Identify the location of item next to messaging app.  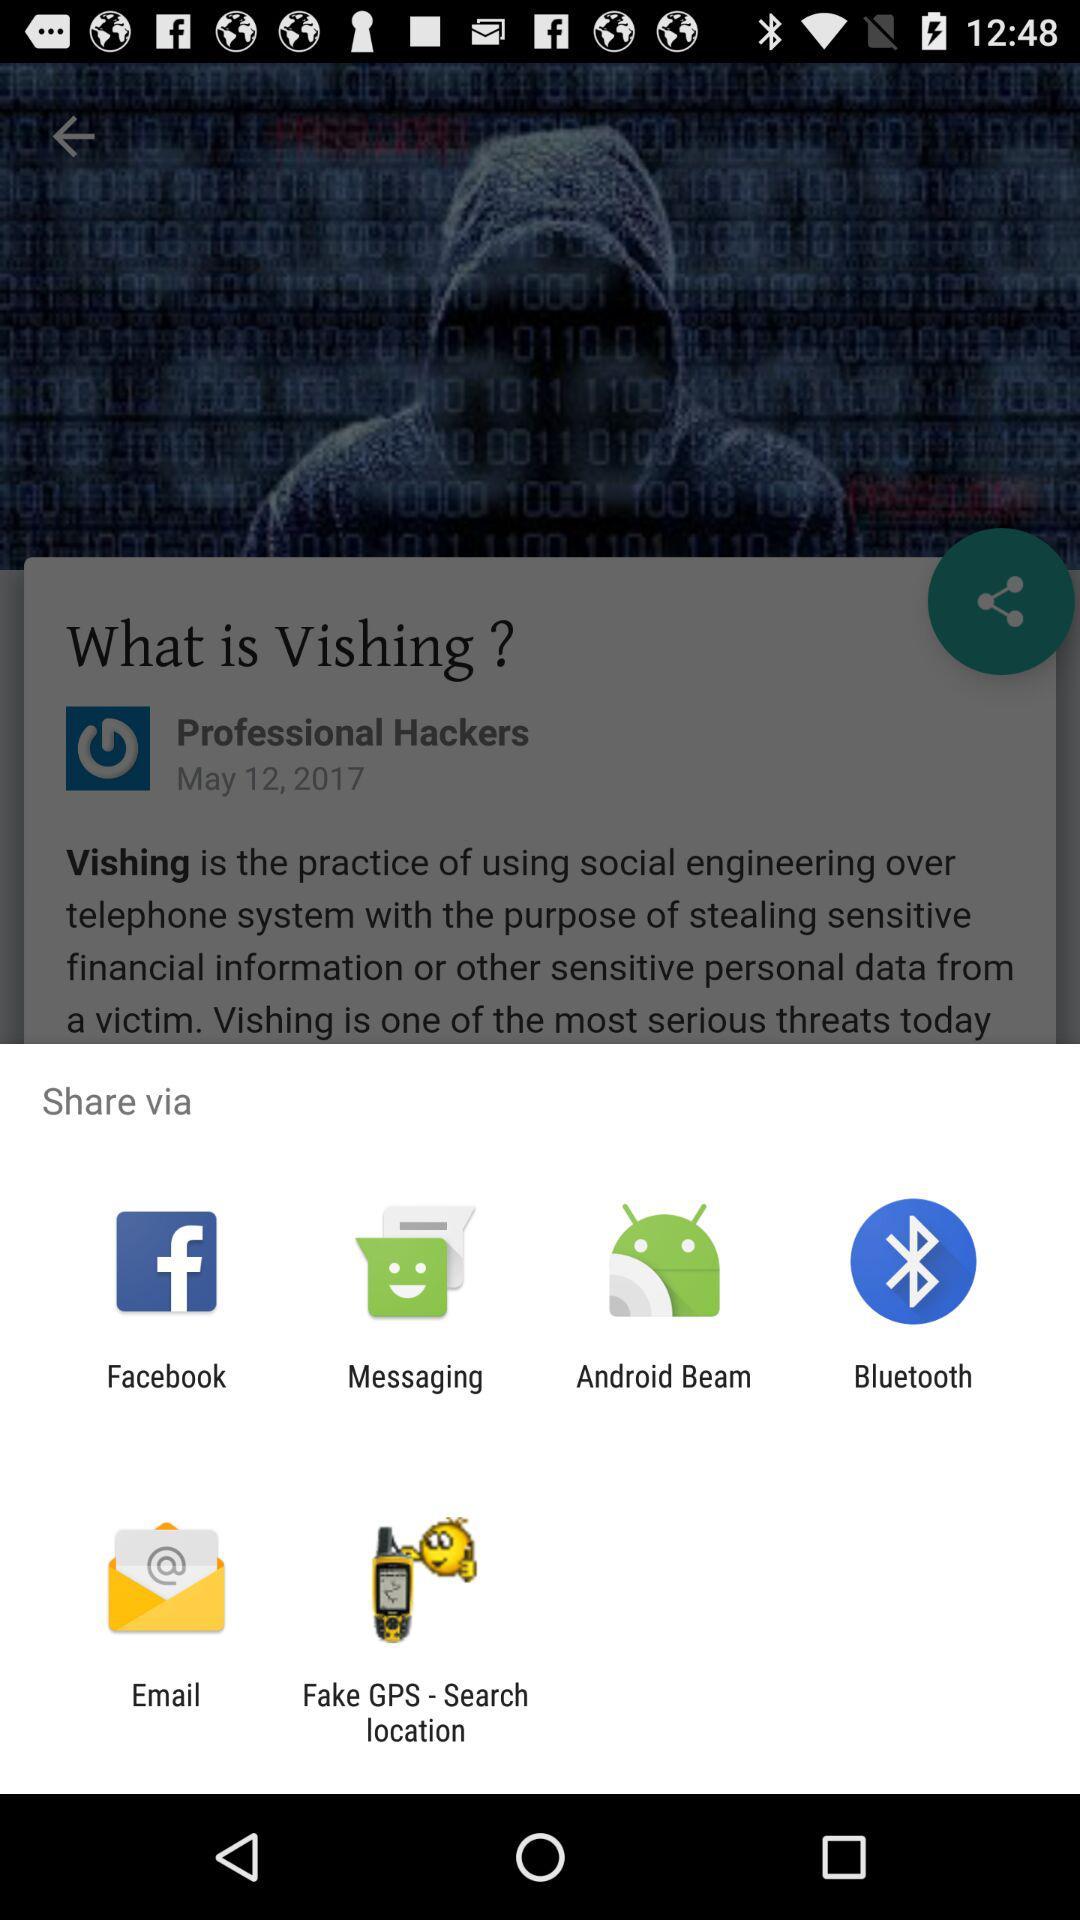
(165, 1392).